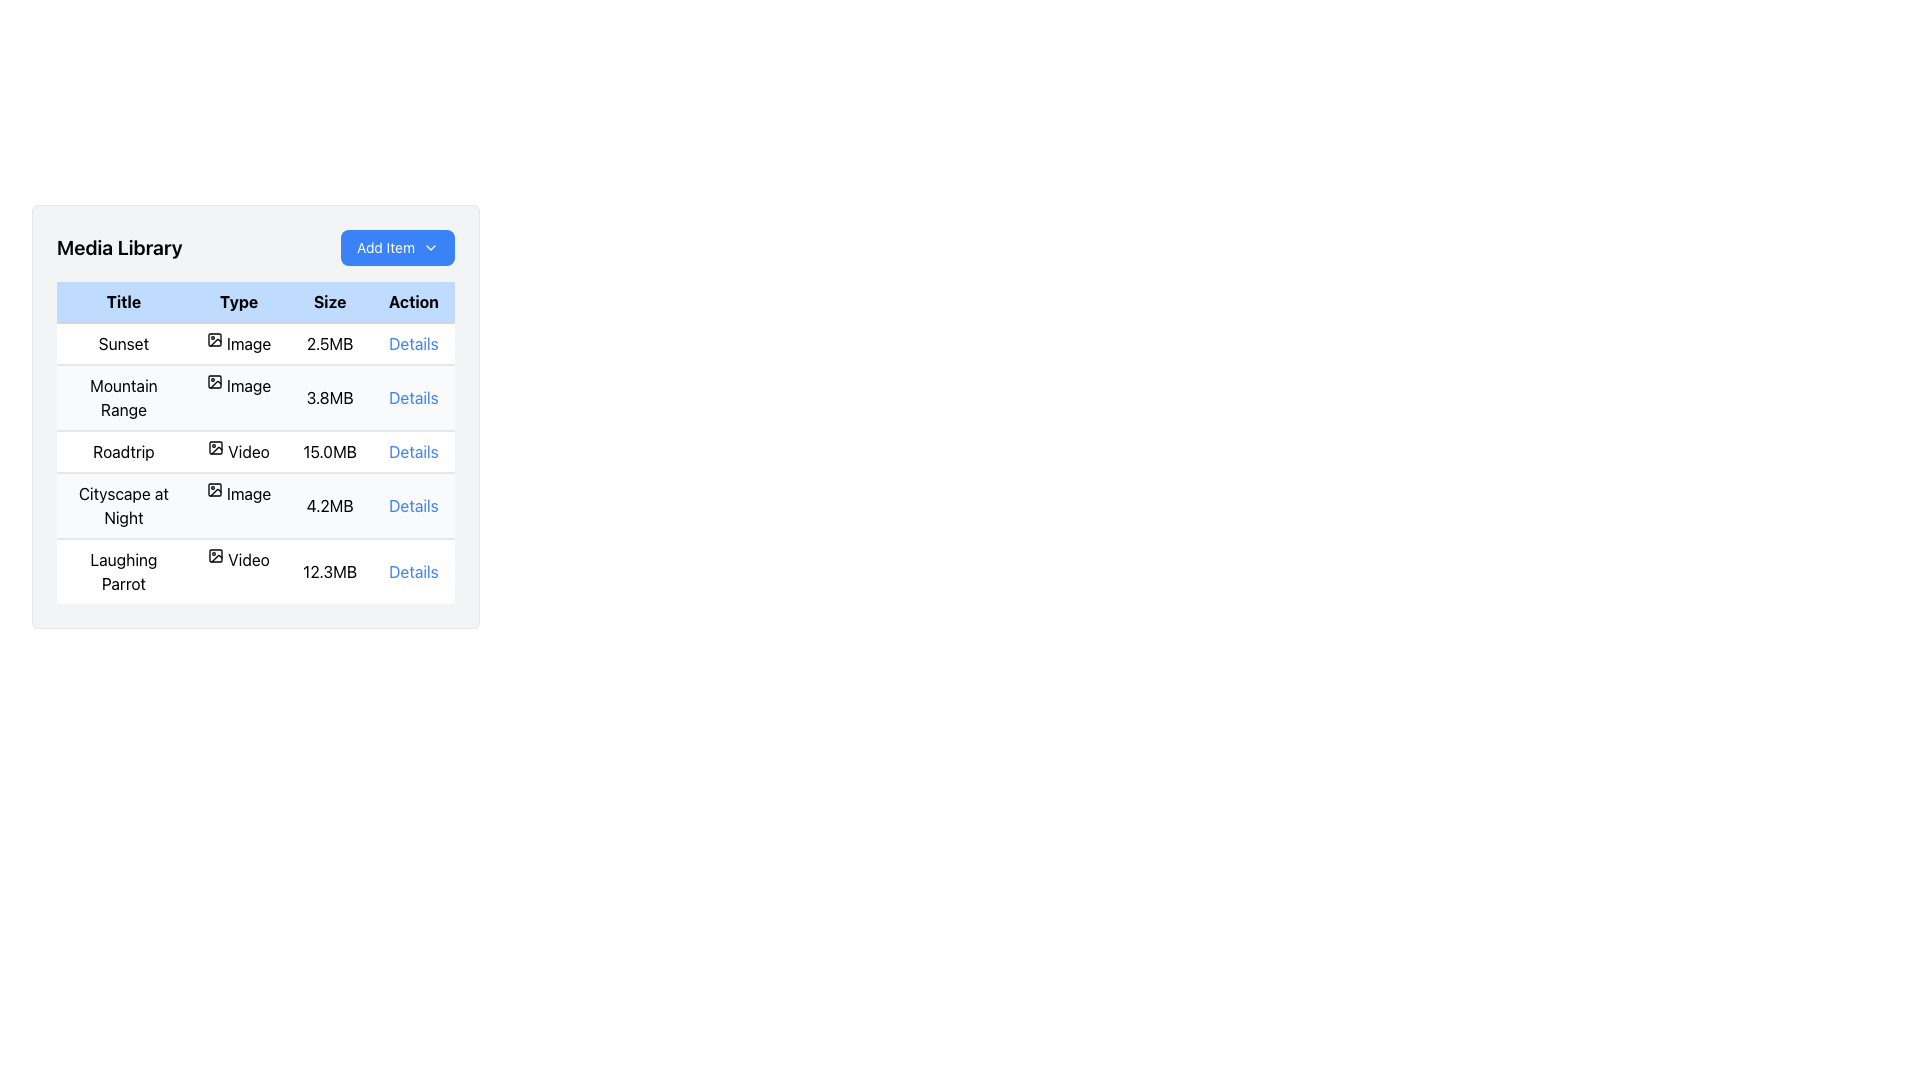  What do you see at coordinates (330, 451) in the screenshot?
I see `the static text displaying the size of the item 'Roadtrip' in the 'Media Library' table, located in the 'Size' column between the 'Type' value 'Video' and the 'Action' link 'Details'` at bounding box center [330, 451].